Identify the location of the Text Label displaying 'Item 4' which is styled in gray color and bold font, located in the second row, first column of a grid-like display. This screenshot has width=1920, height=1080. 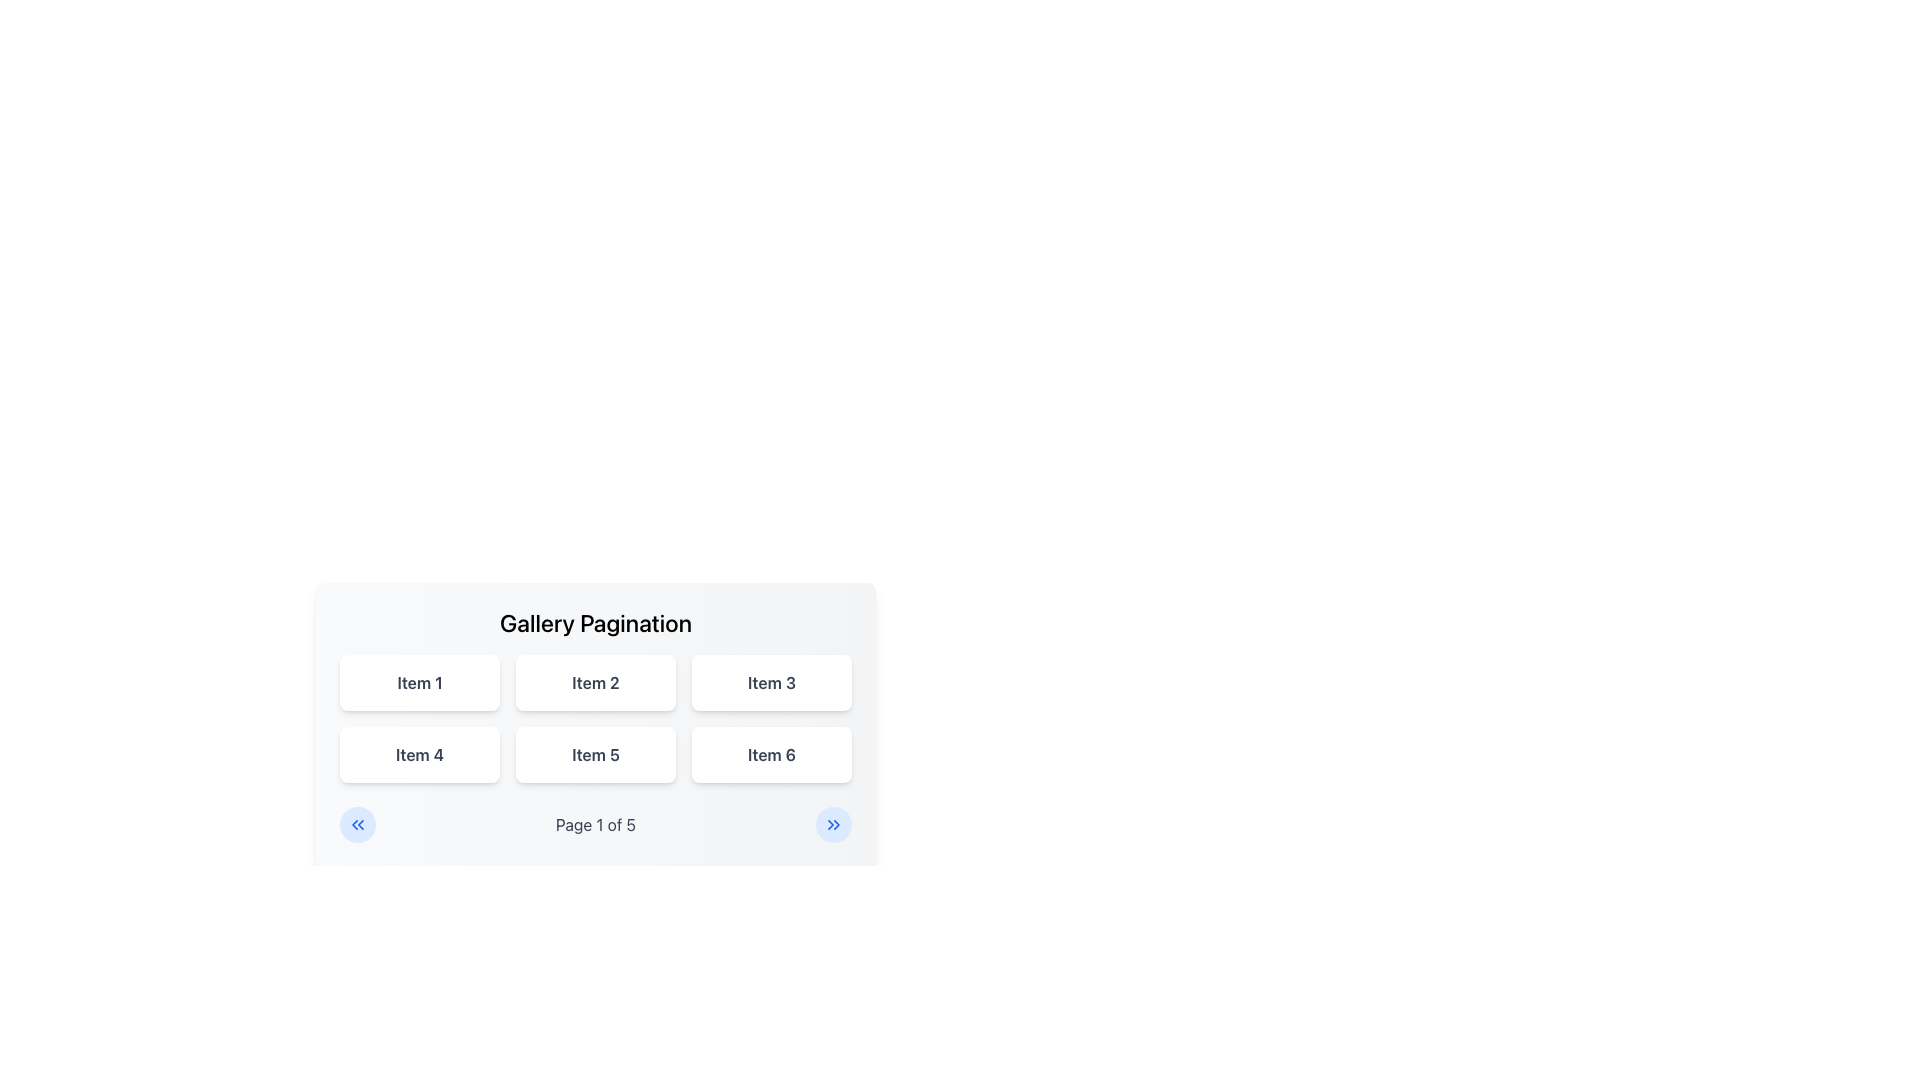
(419, 755).